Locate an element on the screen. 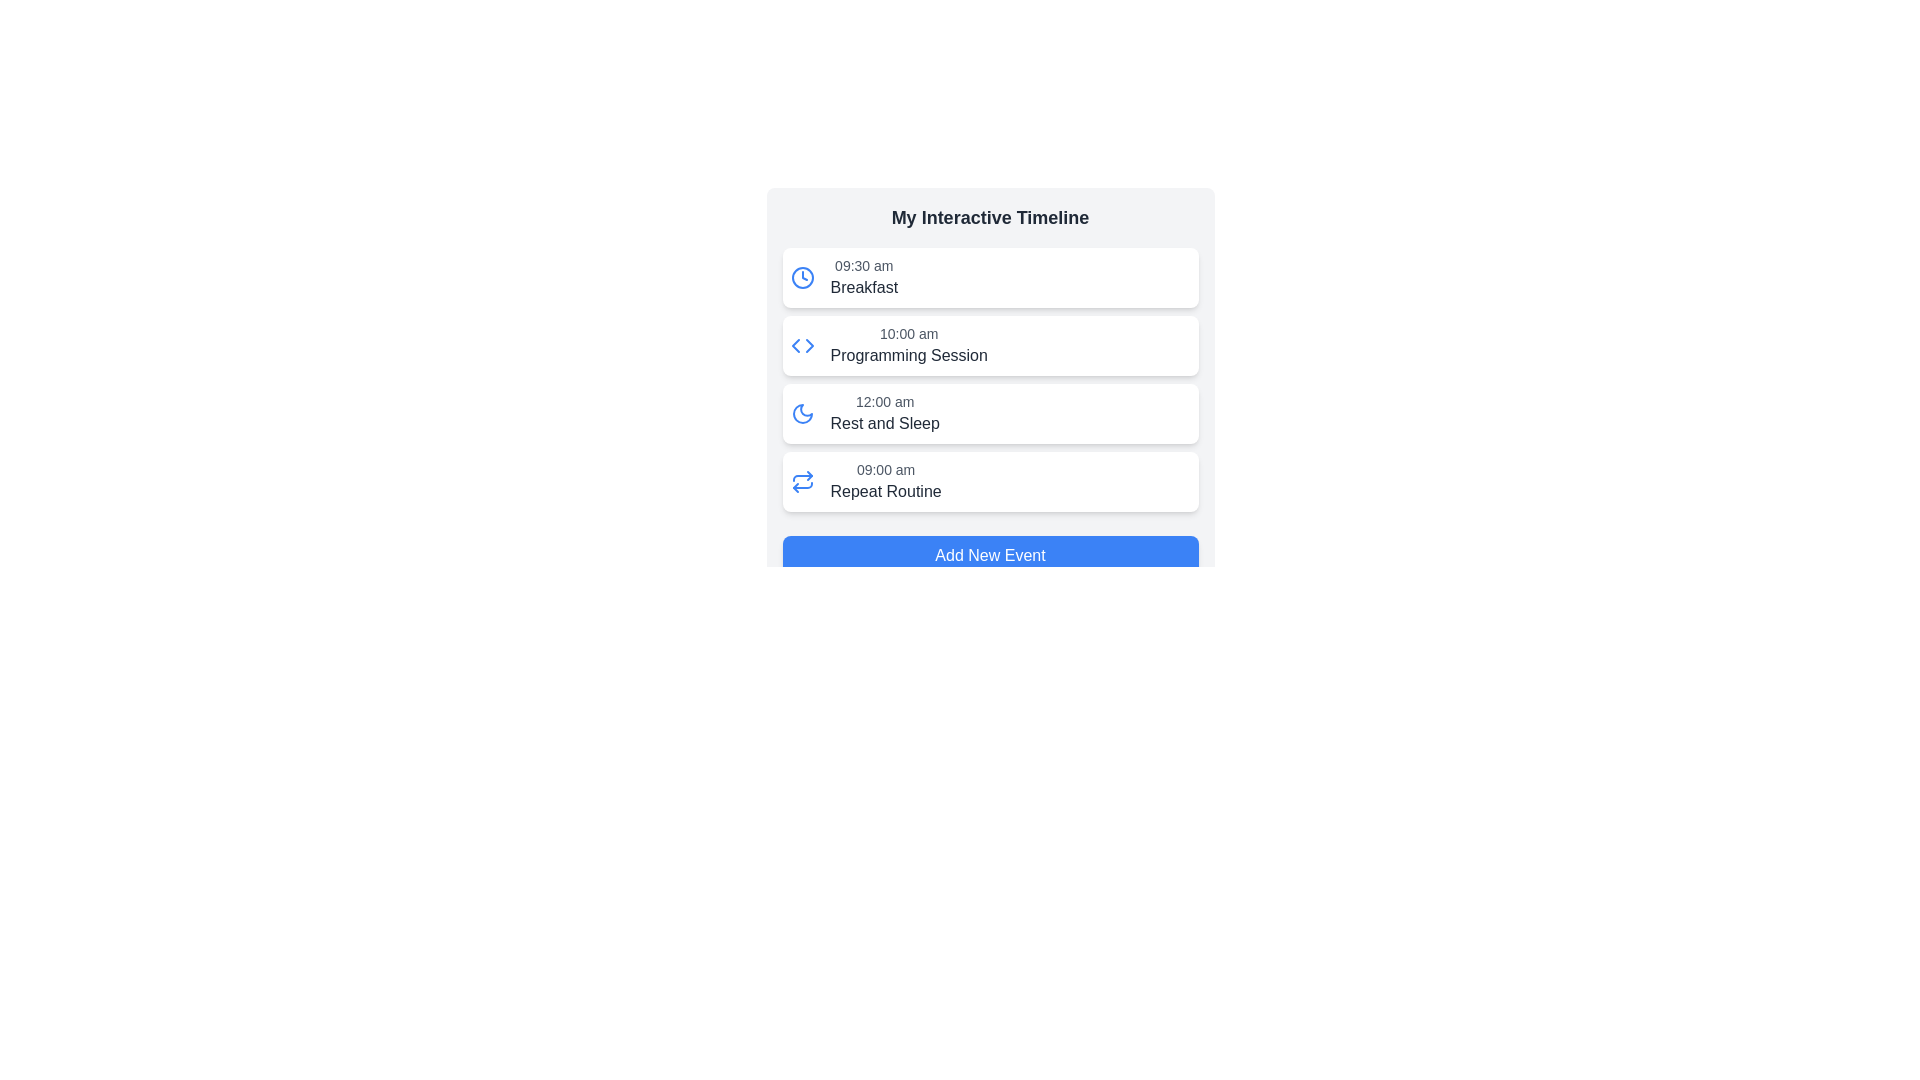  the text label displaying '09:30 am' located at the top-left corner of the 'Breakfast' card, adjacent to the clock icon is located at coordinates (864, 265).